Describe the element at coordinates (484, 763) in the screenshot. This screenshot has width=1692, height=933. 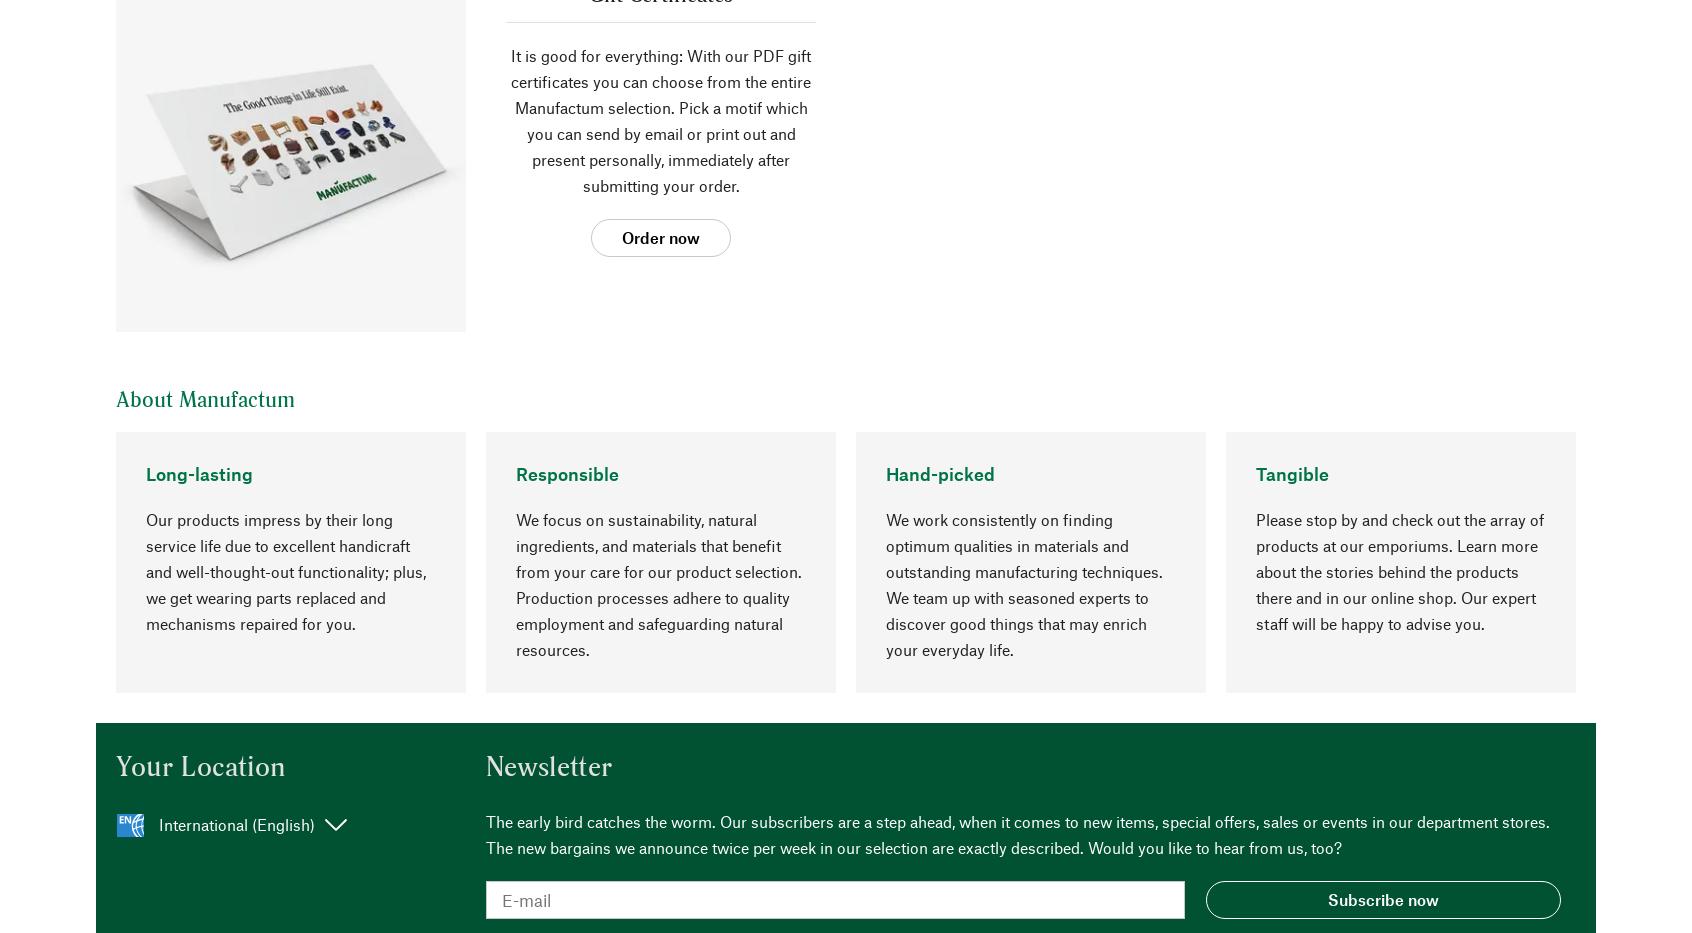
I see `'Newsletter'` at that location.